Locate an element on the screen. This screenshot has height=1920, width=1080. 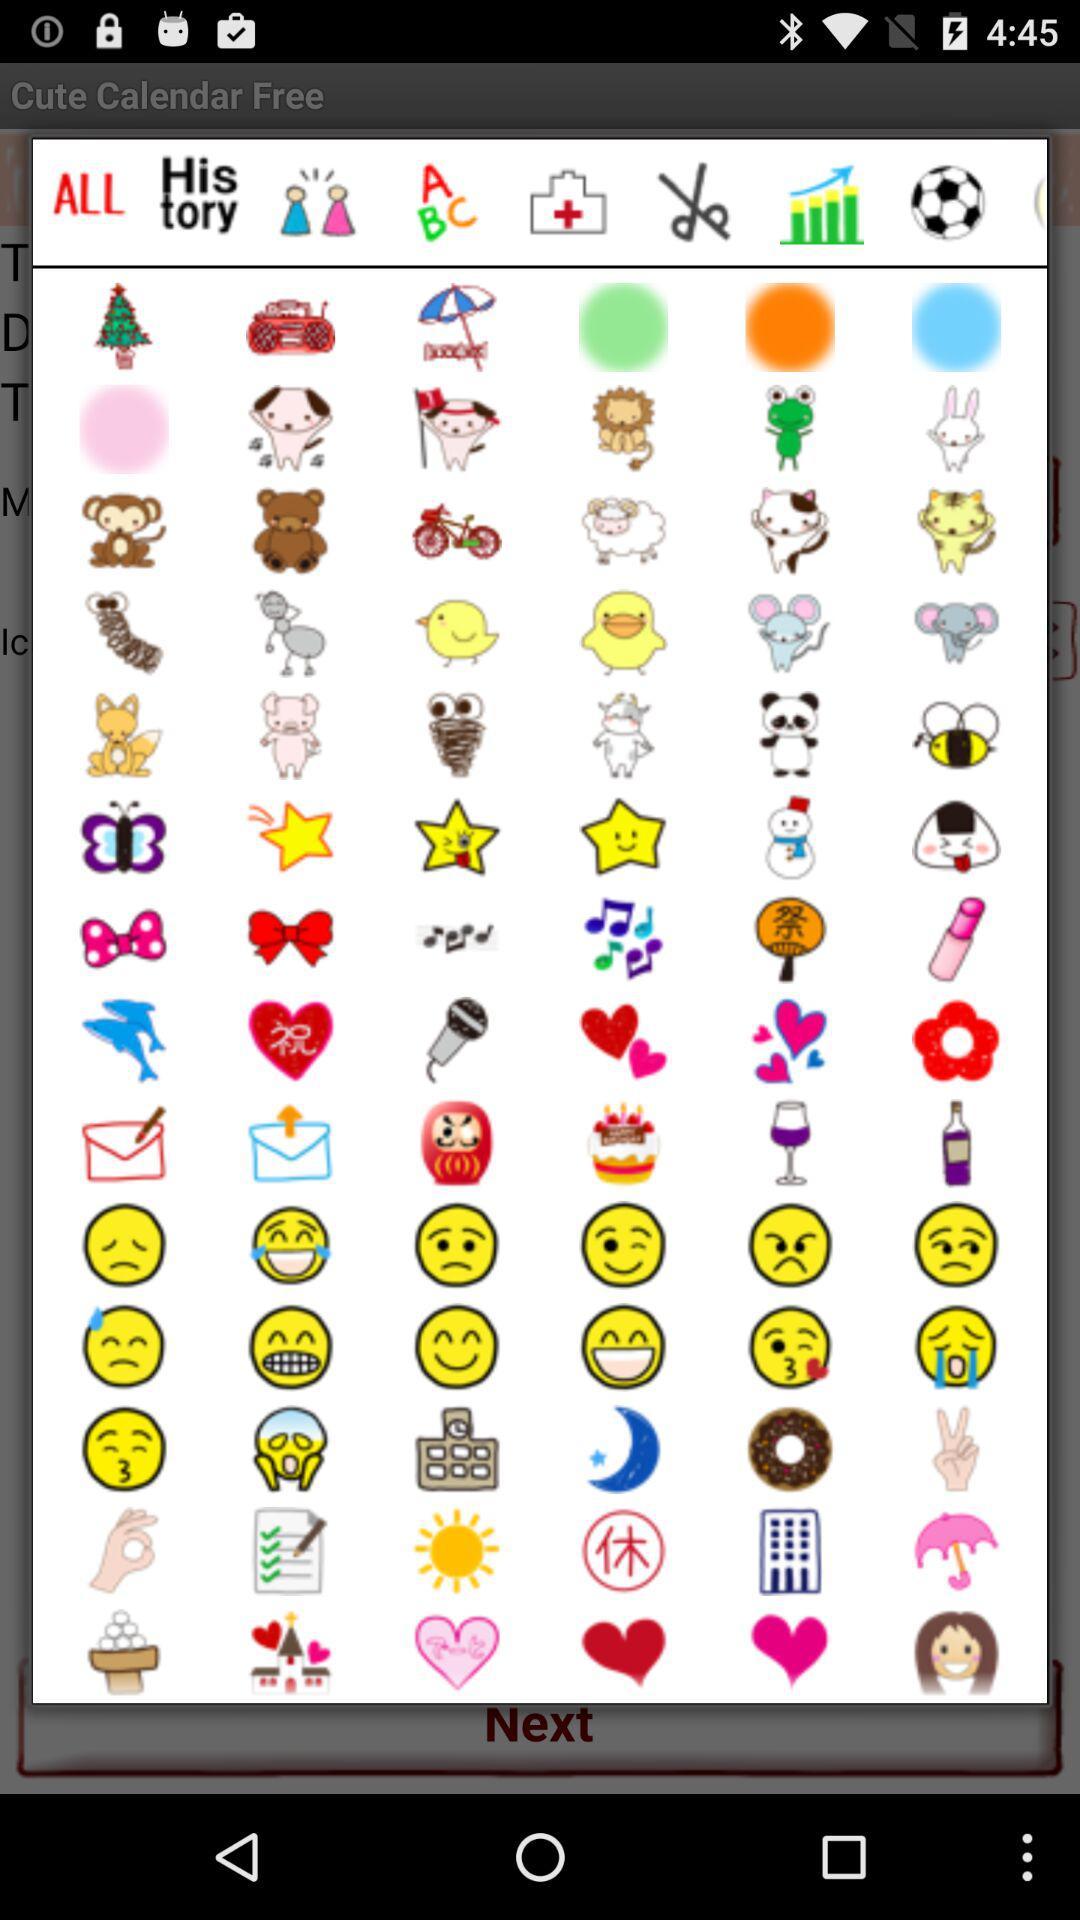
football picture/sticker is located at coordinates (947, 202).